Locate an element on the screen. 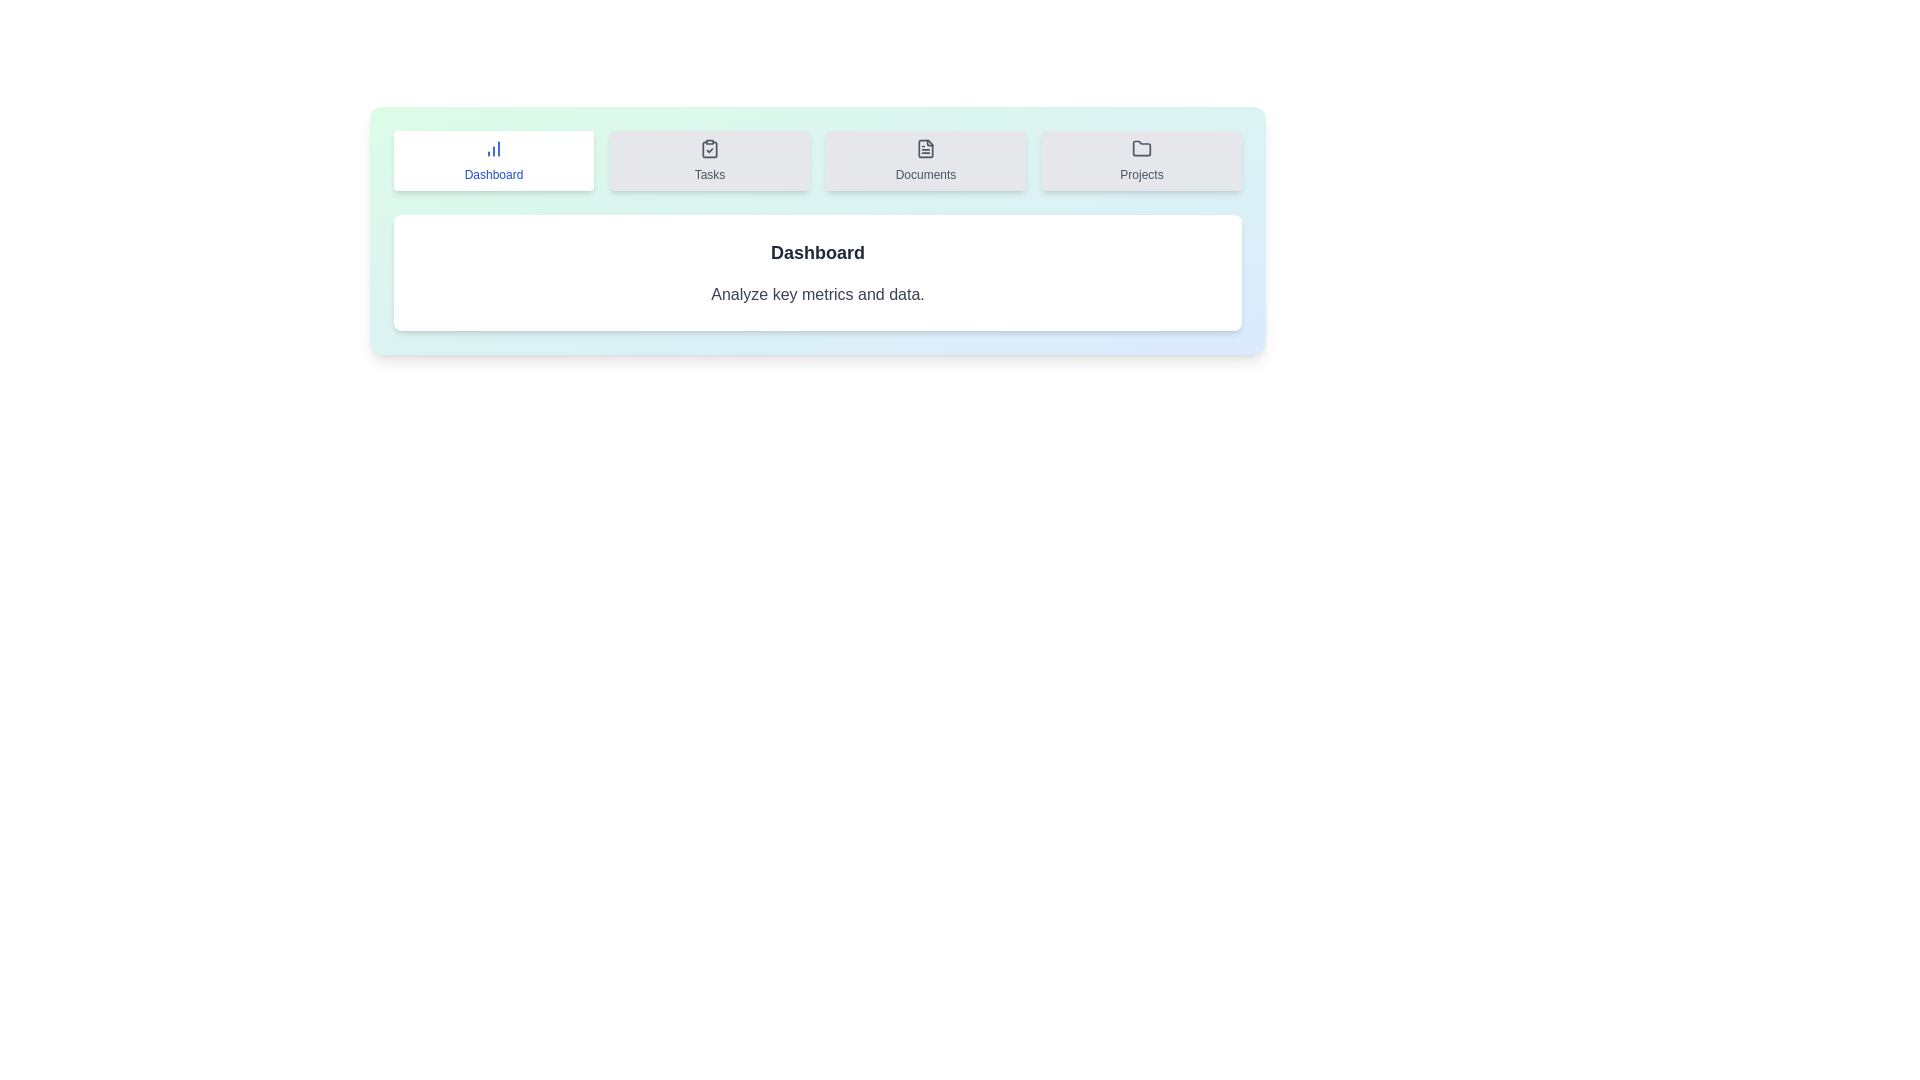  the tab labeled Dashboard is located at coordinates (494, 160).